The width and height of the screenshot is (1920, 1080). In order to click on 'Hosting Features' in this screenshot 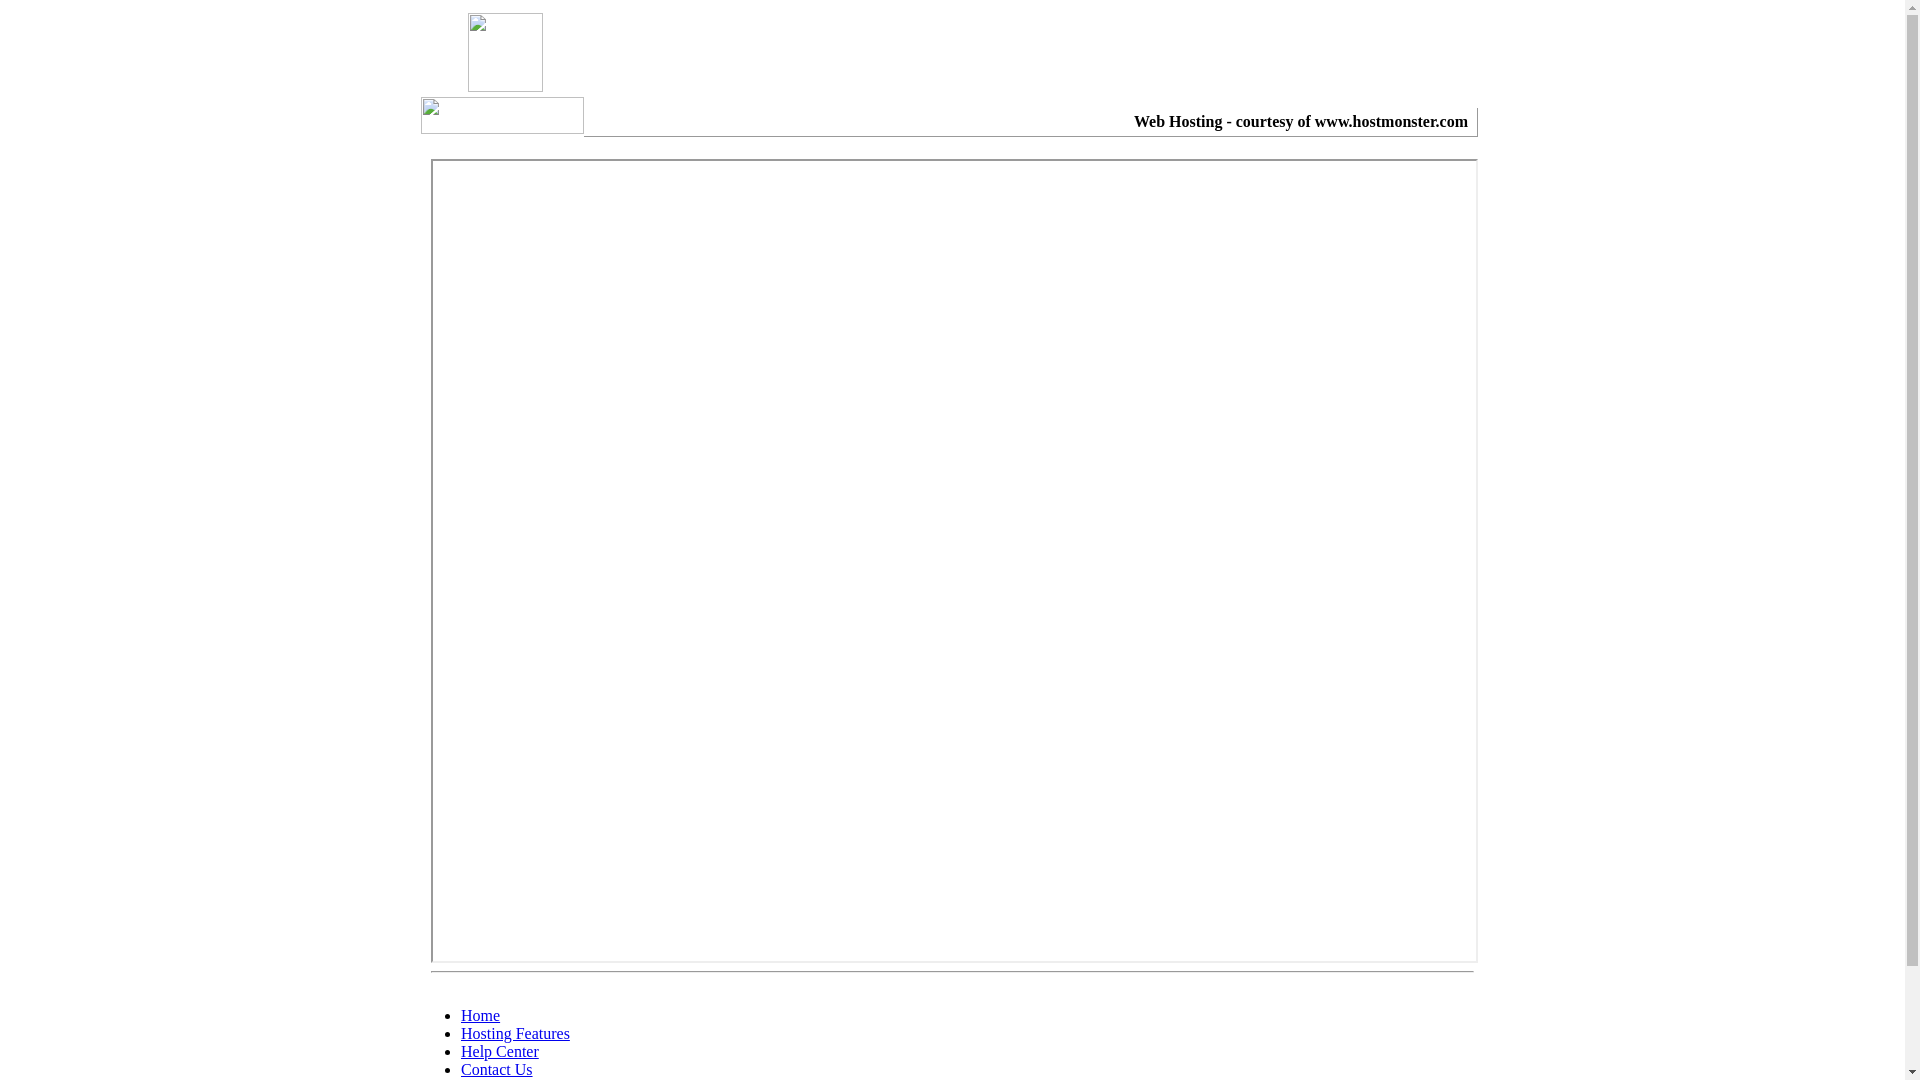, I will do `click(515, 1033)`.